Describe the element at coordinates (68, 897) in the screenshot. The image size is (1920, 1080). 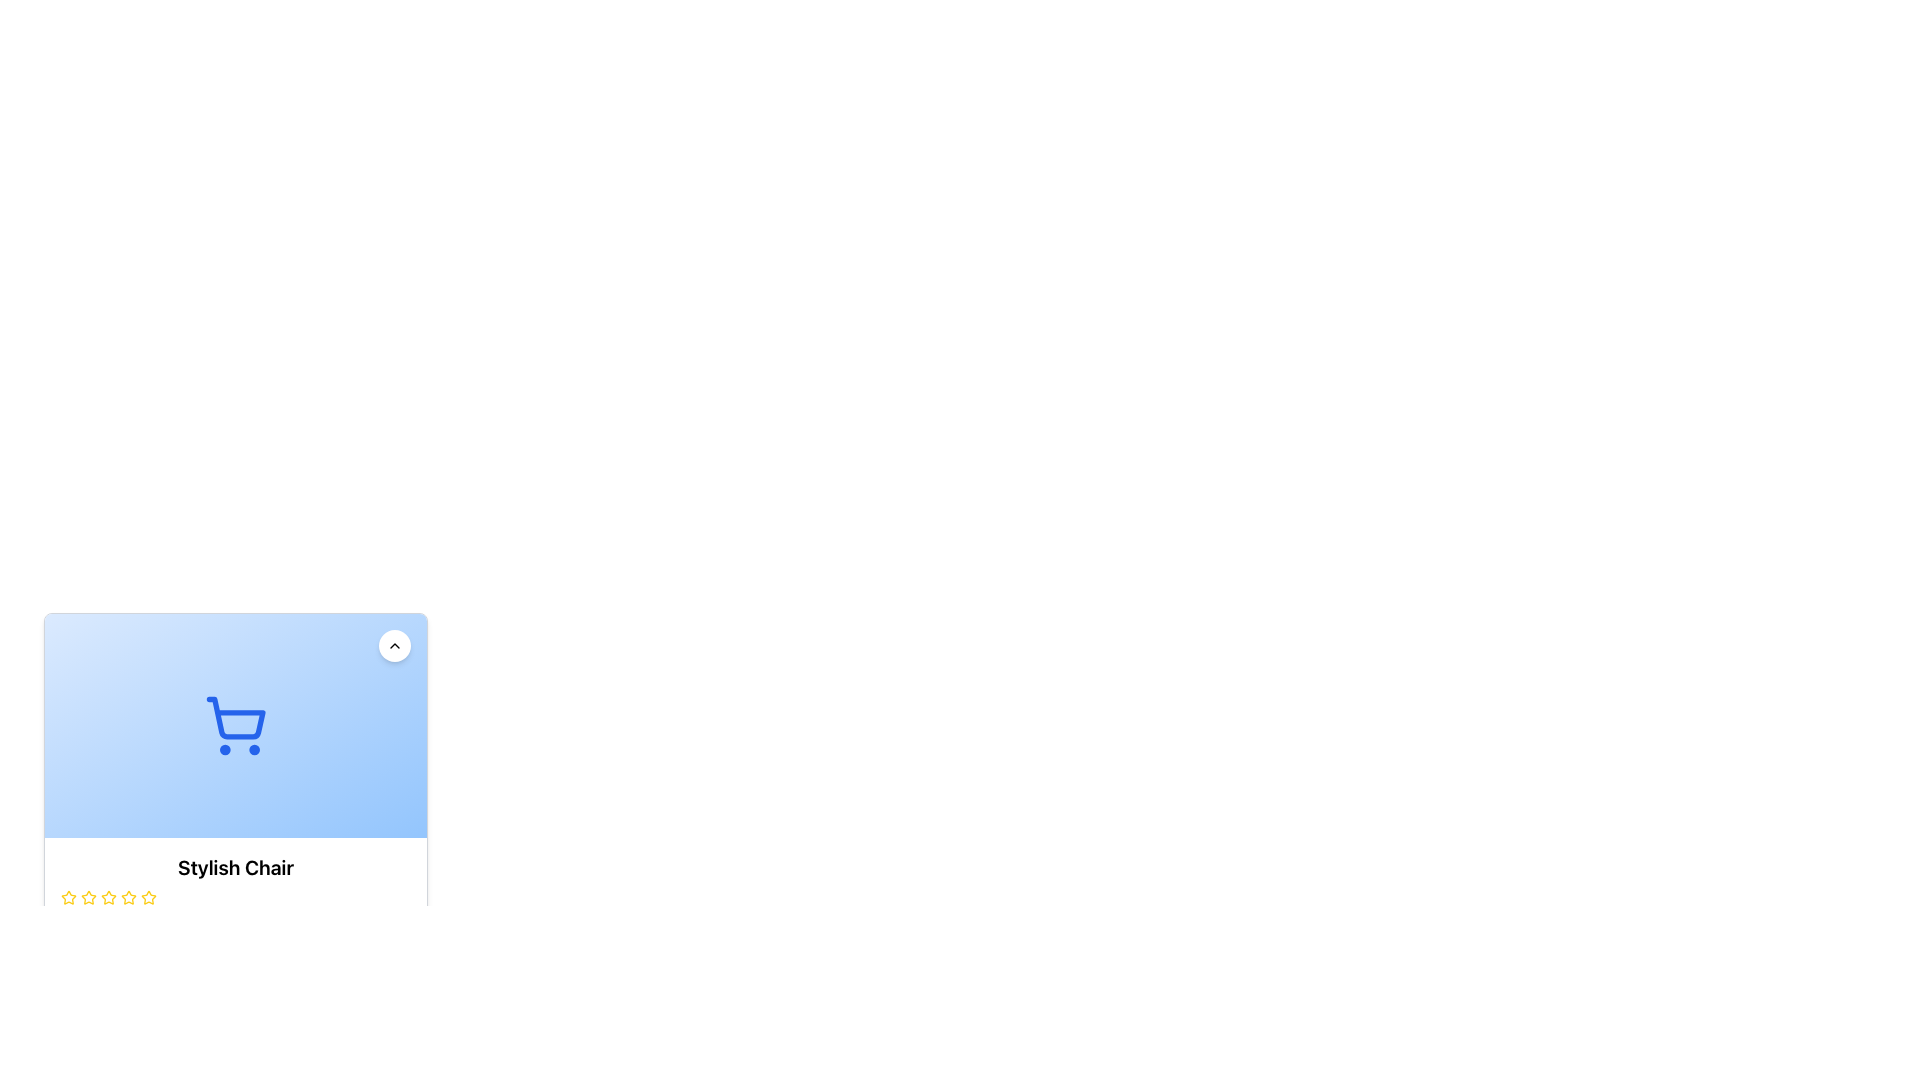
I see `the leftmost star icon in the rating system below the 'Stylish Chair' product title` at that location.